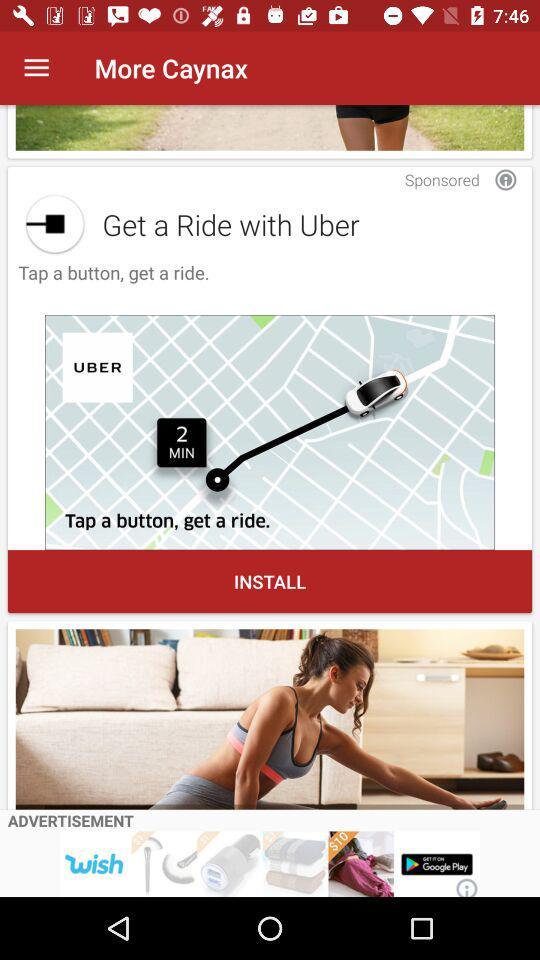 This screenshot has width=540, height=960. Describe the element at coordinates (270, 863) in the screenshot. I see `open this advertisement` at that location.